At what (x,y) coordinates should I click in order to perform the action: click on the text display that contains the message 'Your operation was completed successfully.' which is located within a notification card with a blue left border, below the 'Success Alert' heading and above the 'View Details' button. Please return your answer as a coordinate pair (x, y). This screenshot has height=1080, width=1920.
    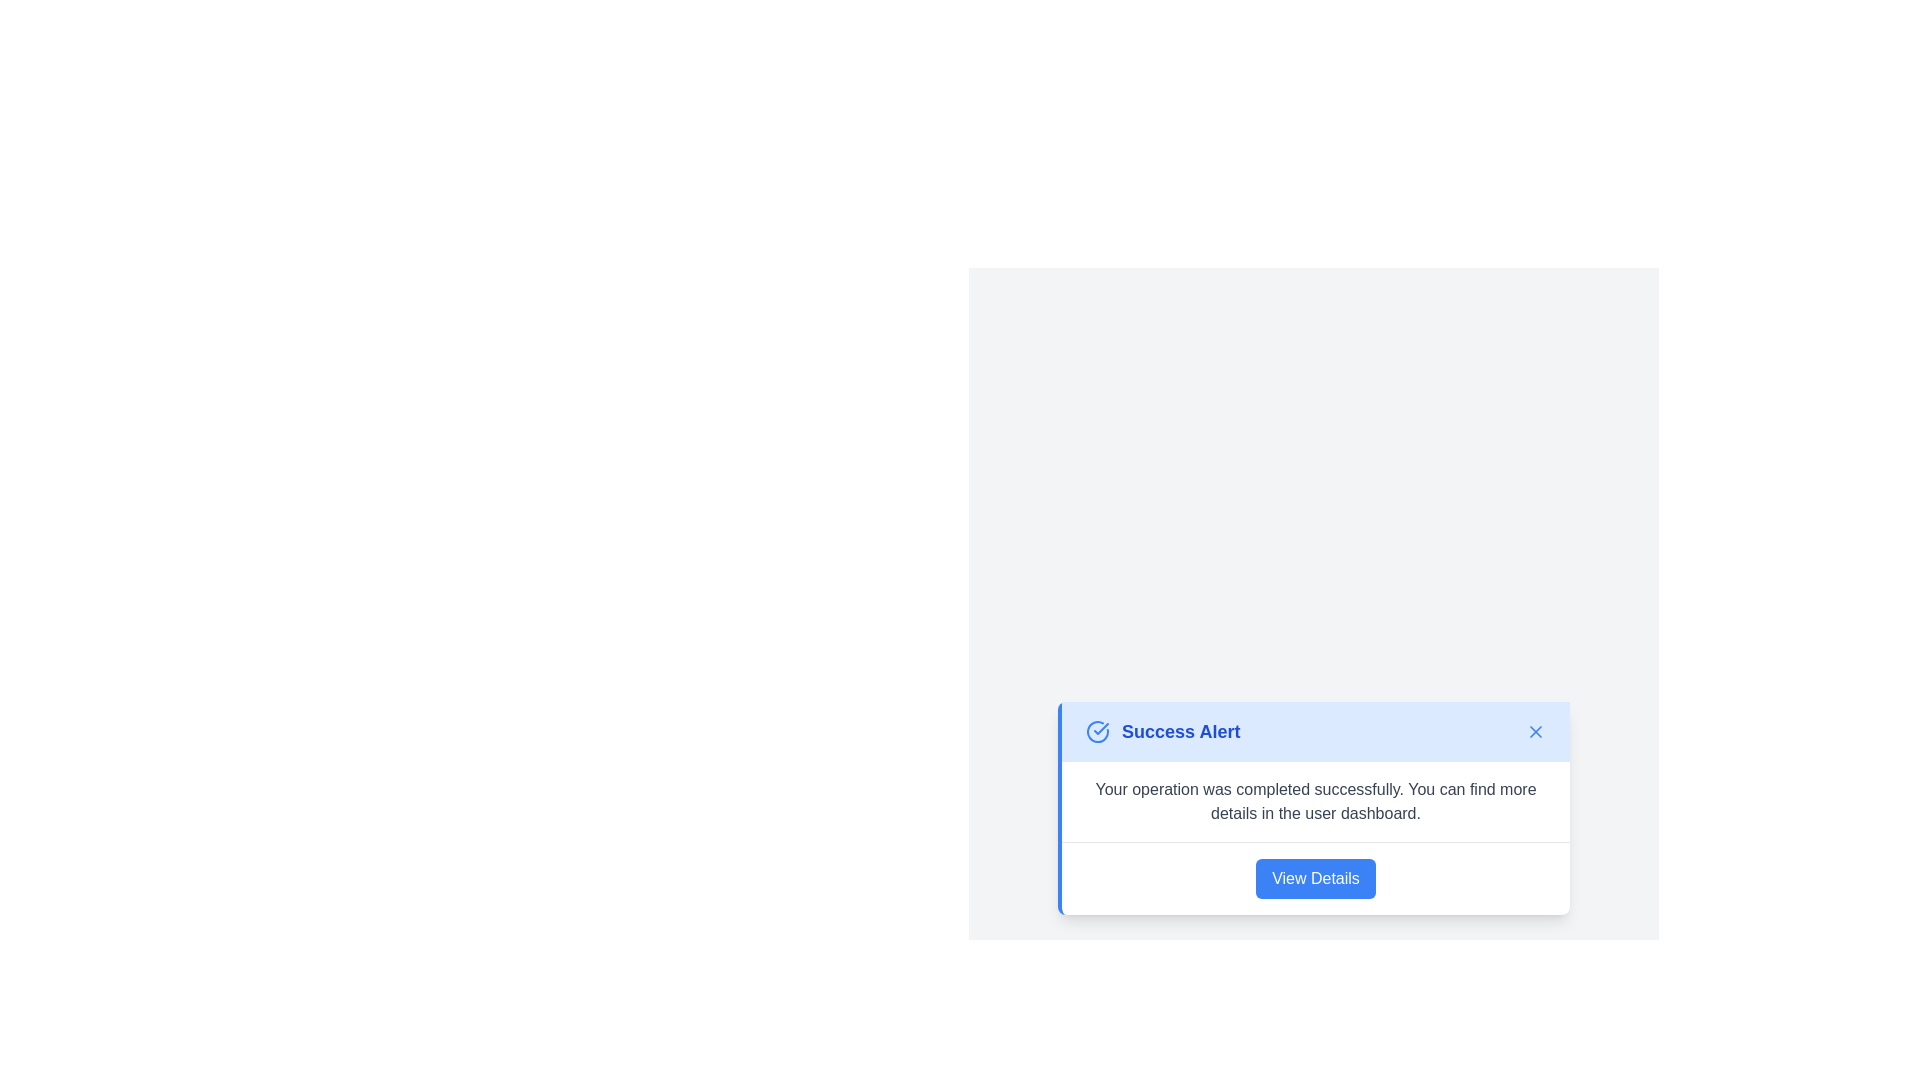
    Looking at the image, I should click on (1315, 800).